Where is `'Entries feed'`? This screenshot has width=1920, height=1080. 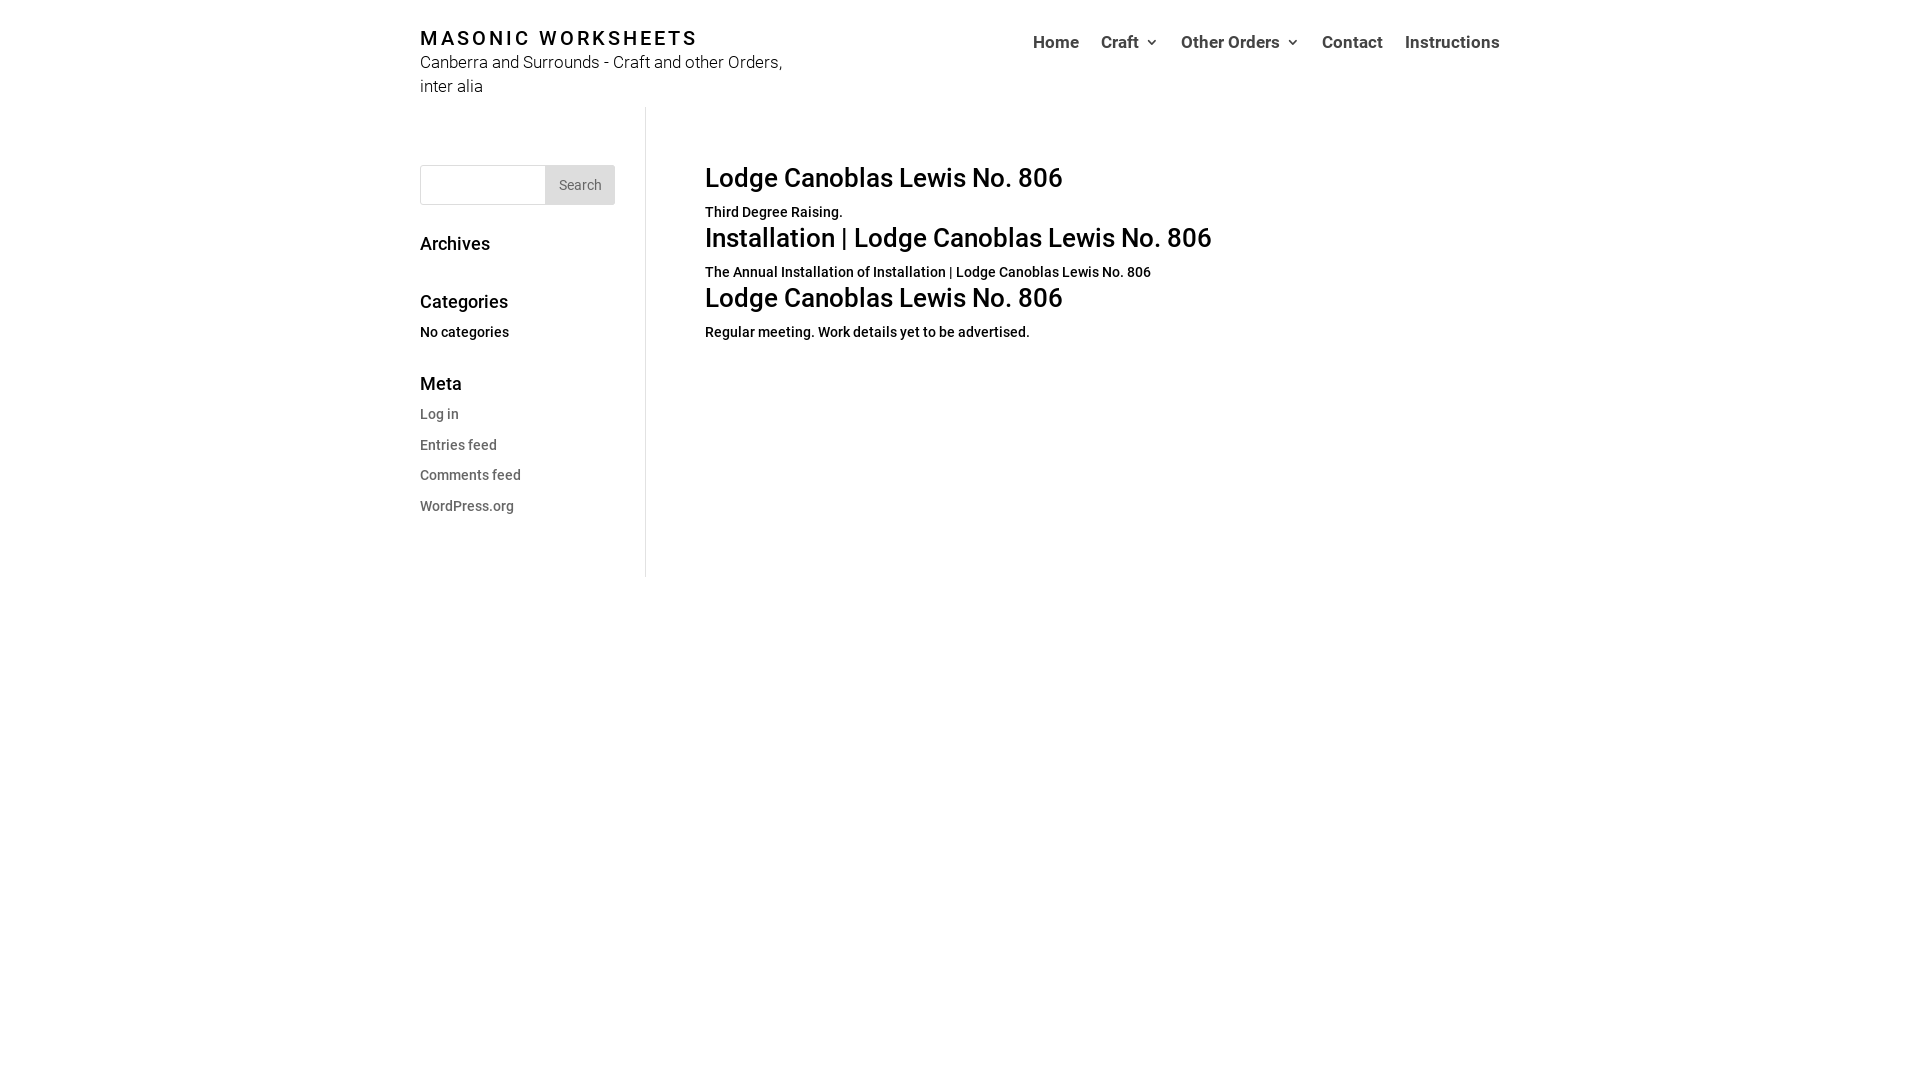
'Entries feed' is located at coordinates (457, 443).